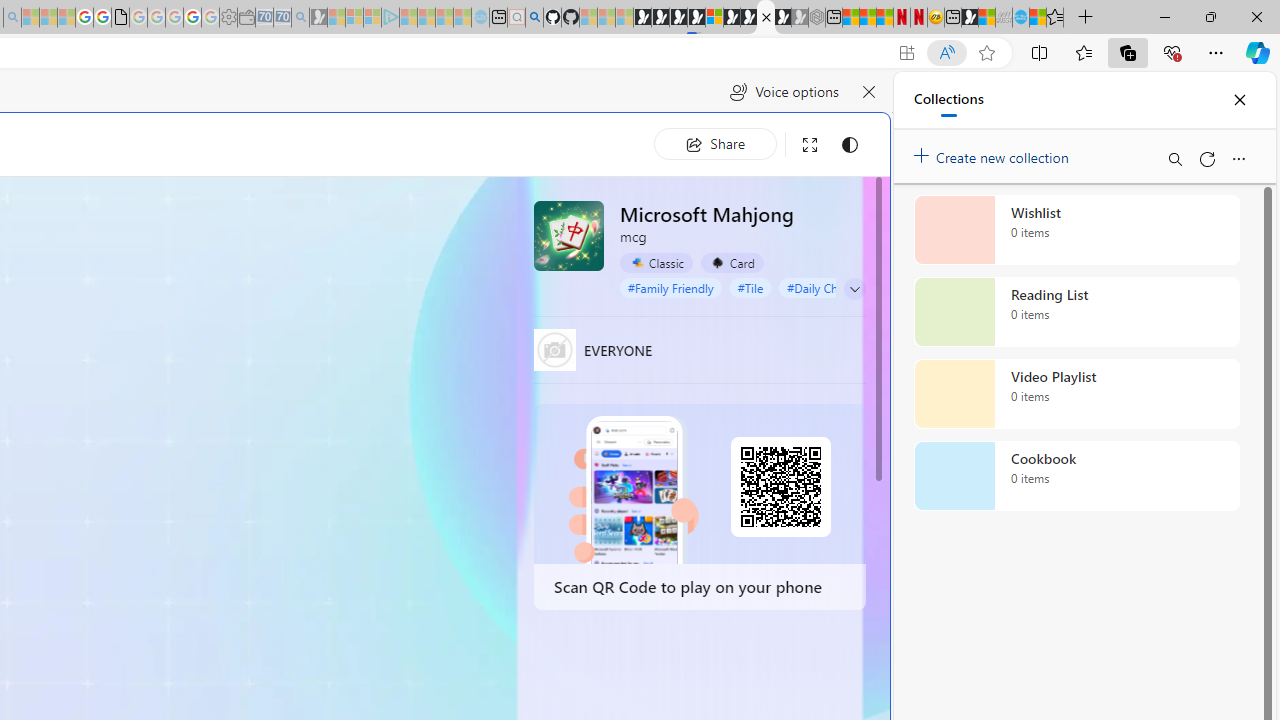 This screenshot has width=1280, height=720. Describe the element at coordinates (783, 92) in the screenshot. I see `'Voice options'` at that location.